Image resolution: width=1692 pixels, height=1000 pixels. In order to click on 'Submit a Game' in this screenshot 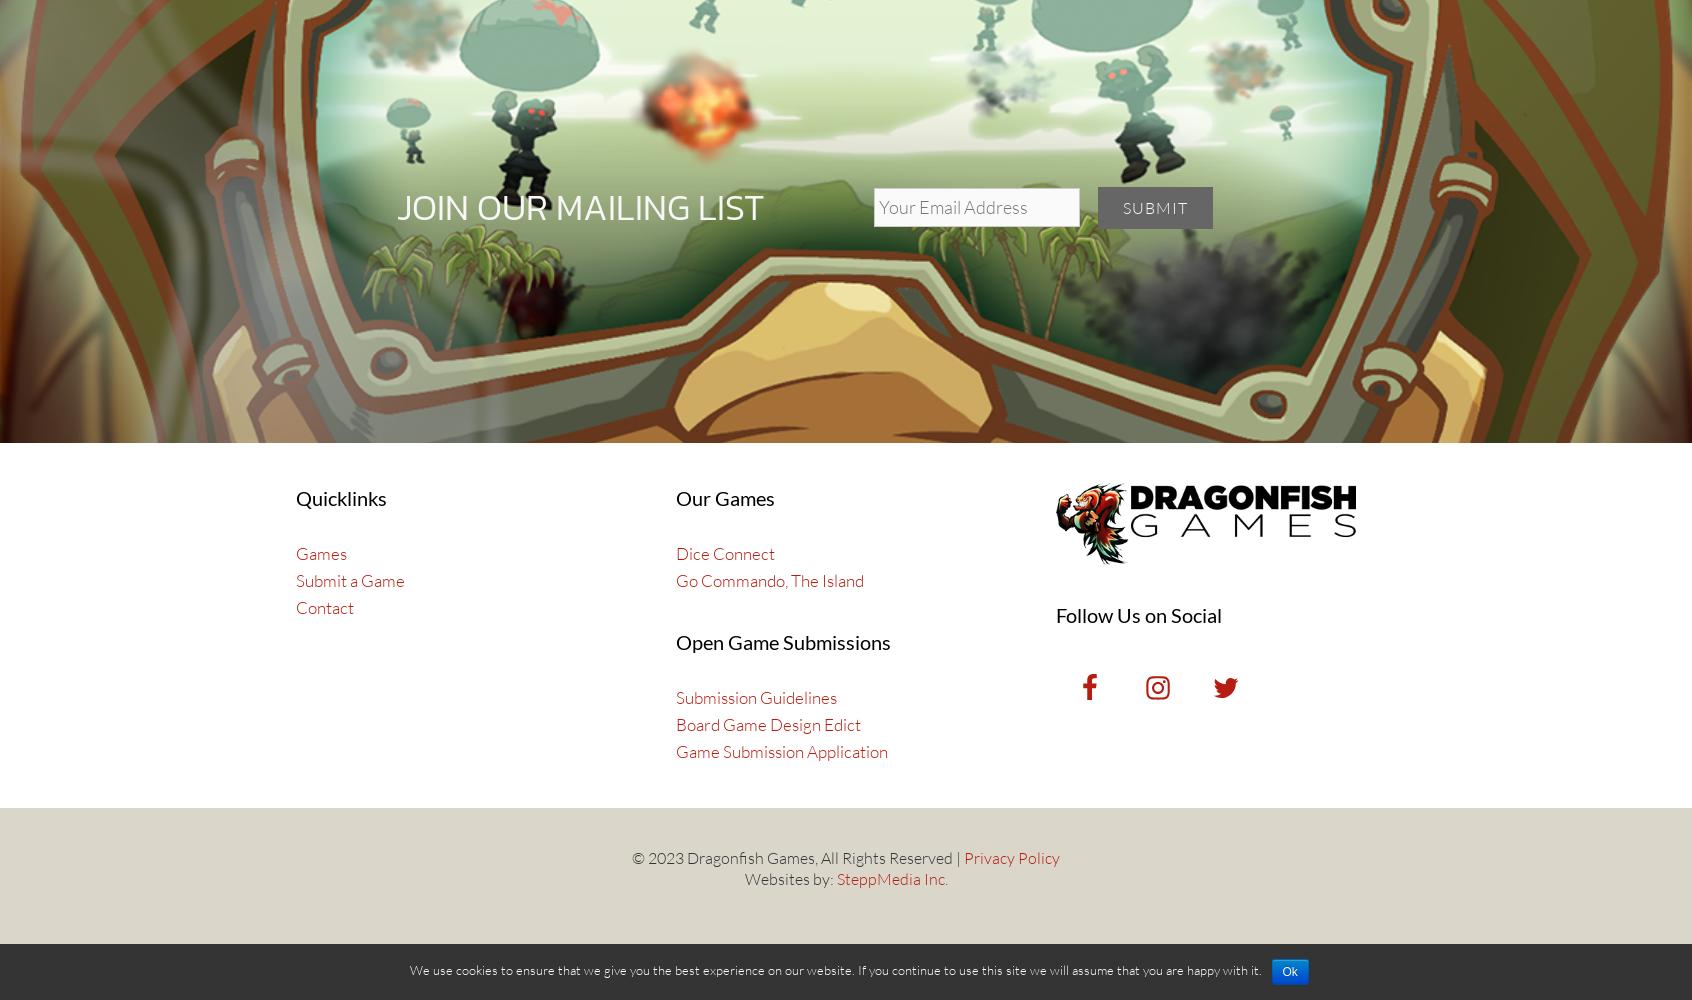, I will do `click(294, 578)`.